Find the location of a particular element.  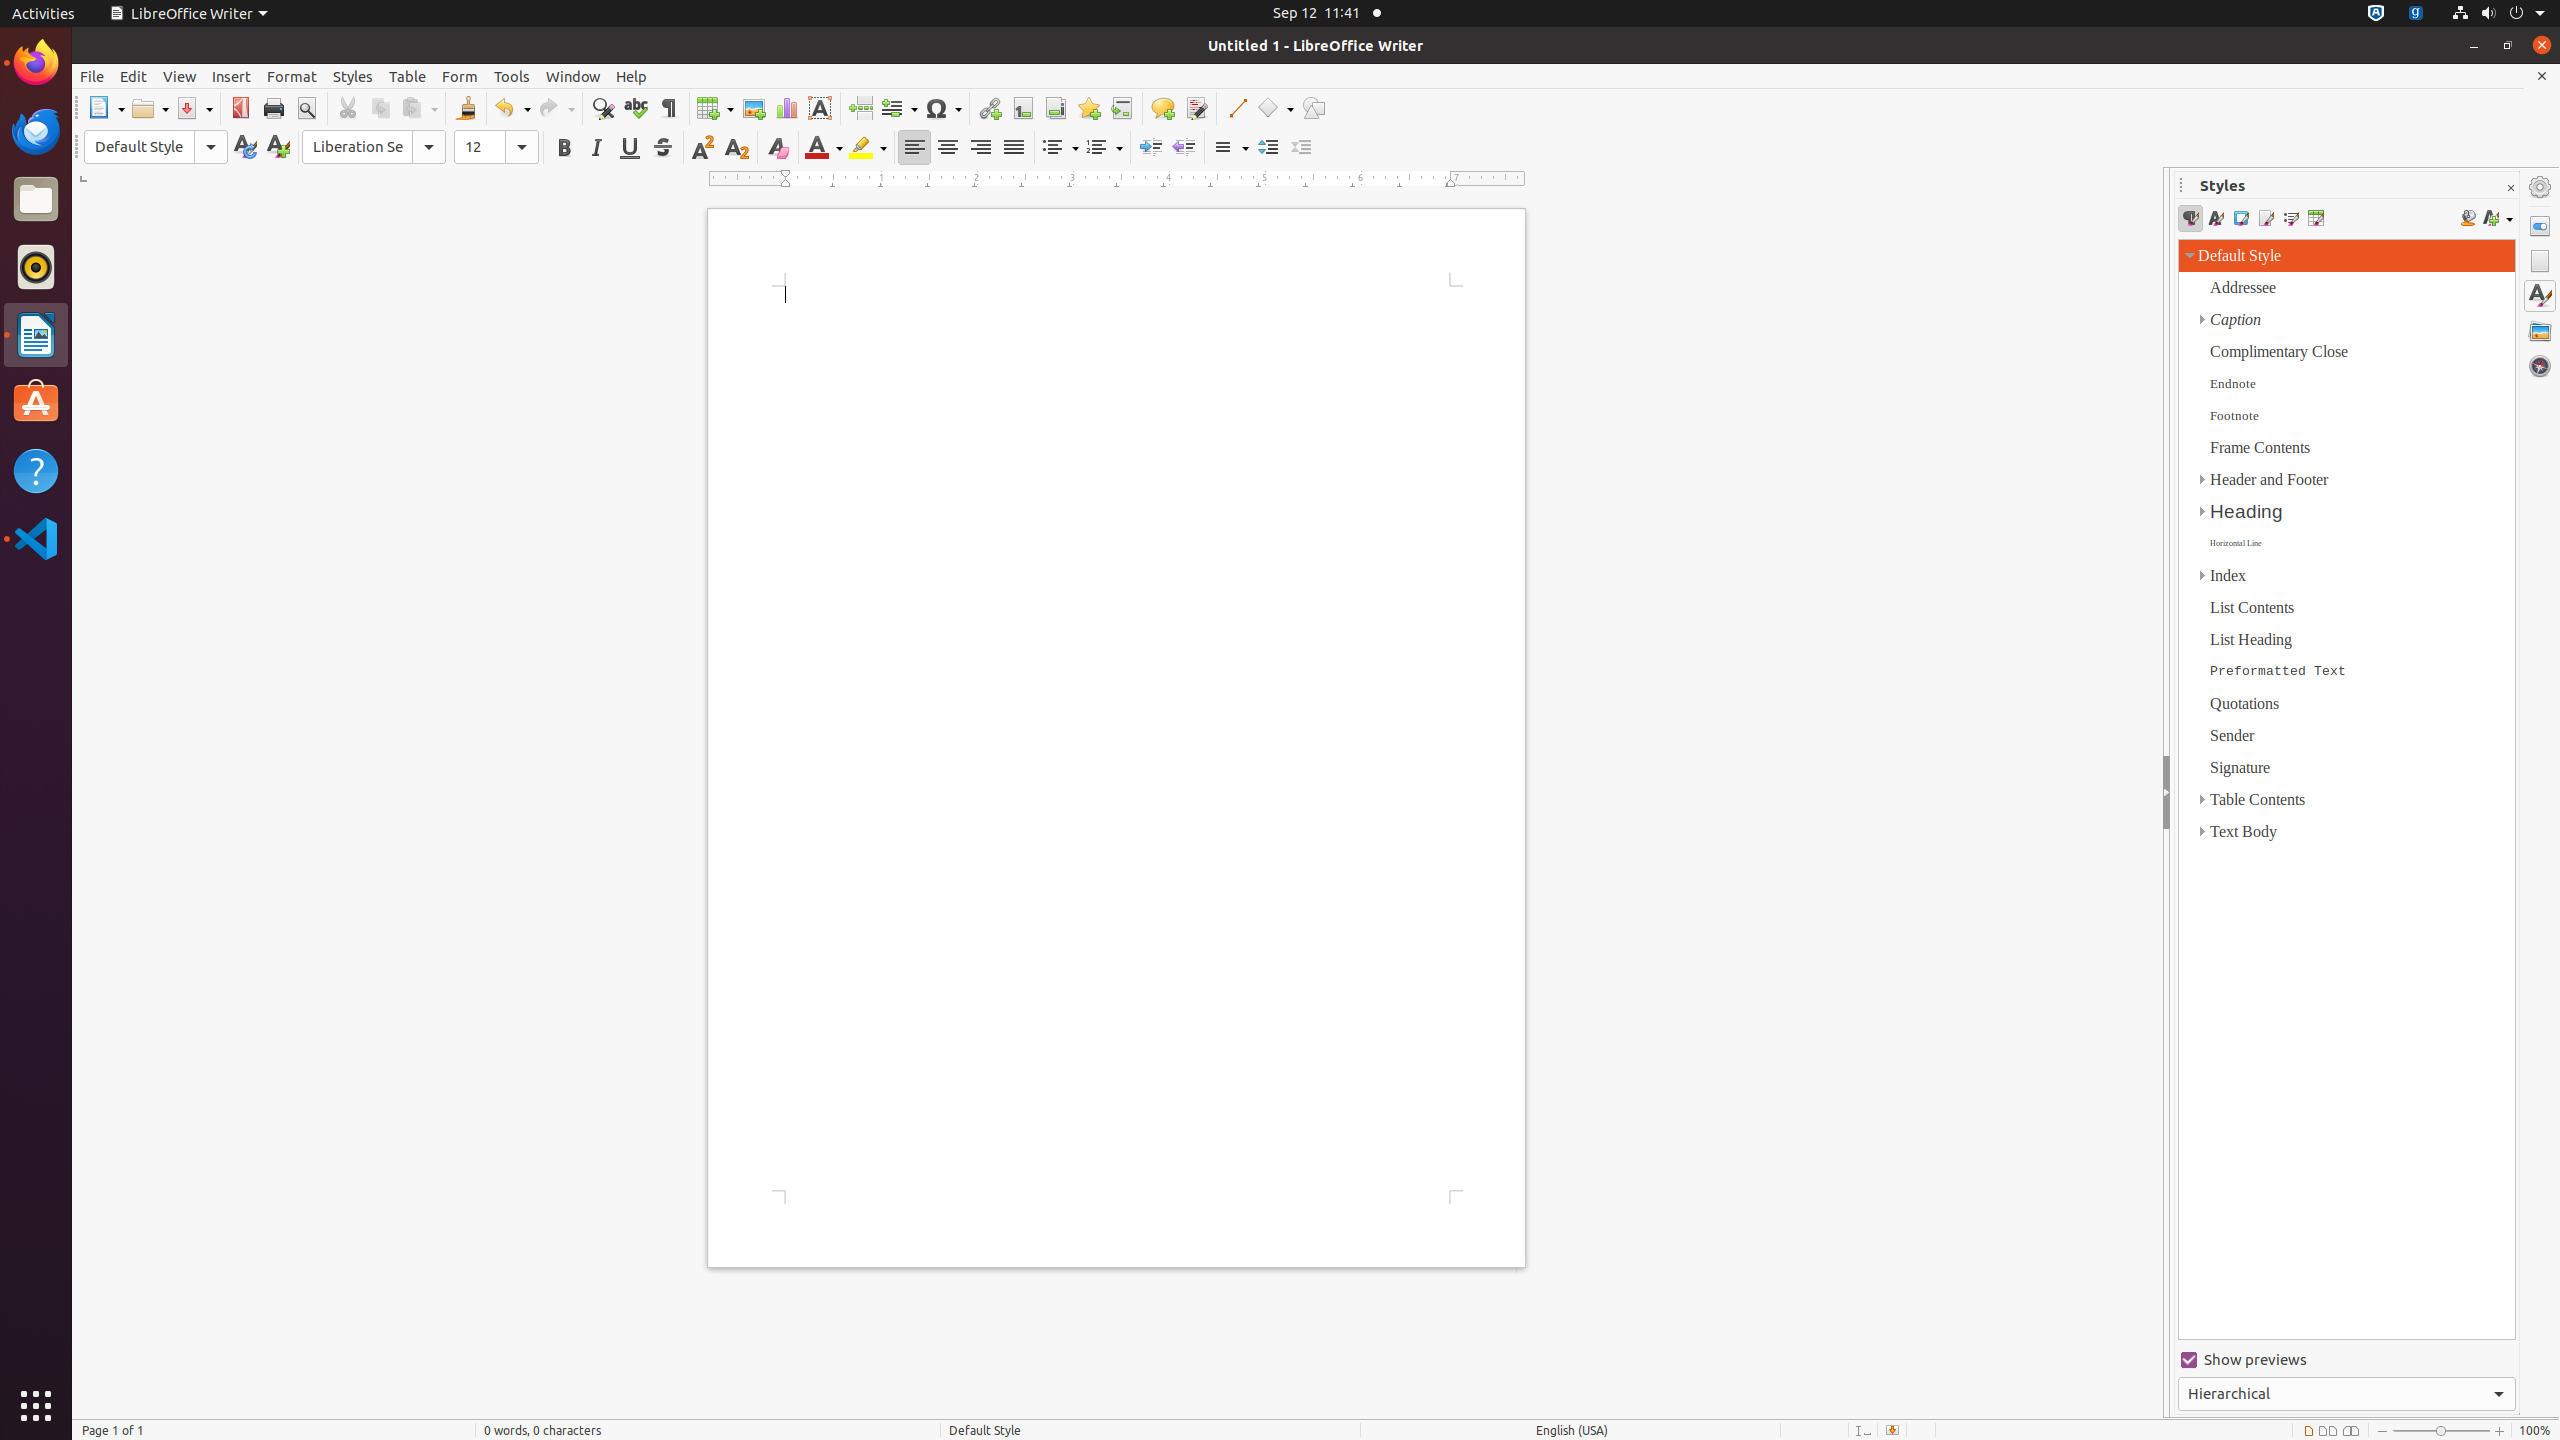

'Print Preview' is located at coordinates (305, 107).